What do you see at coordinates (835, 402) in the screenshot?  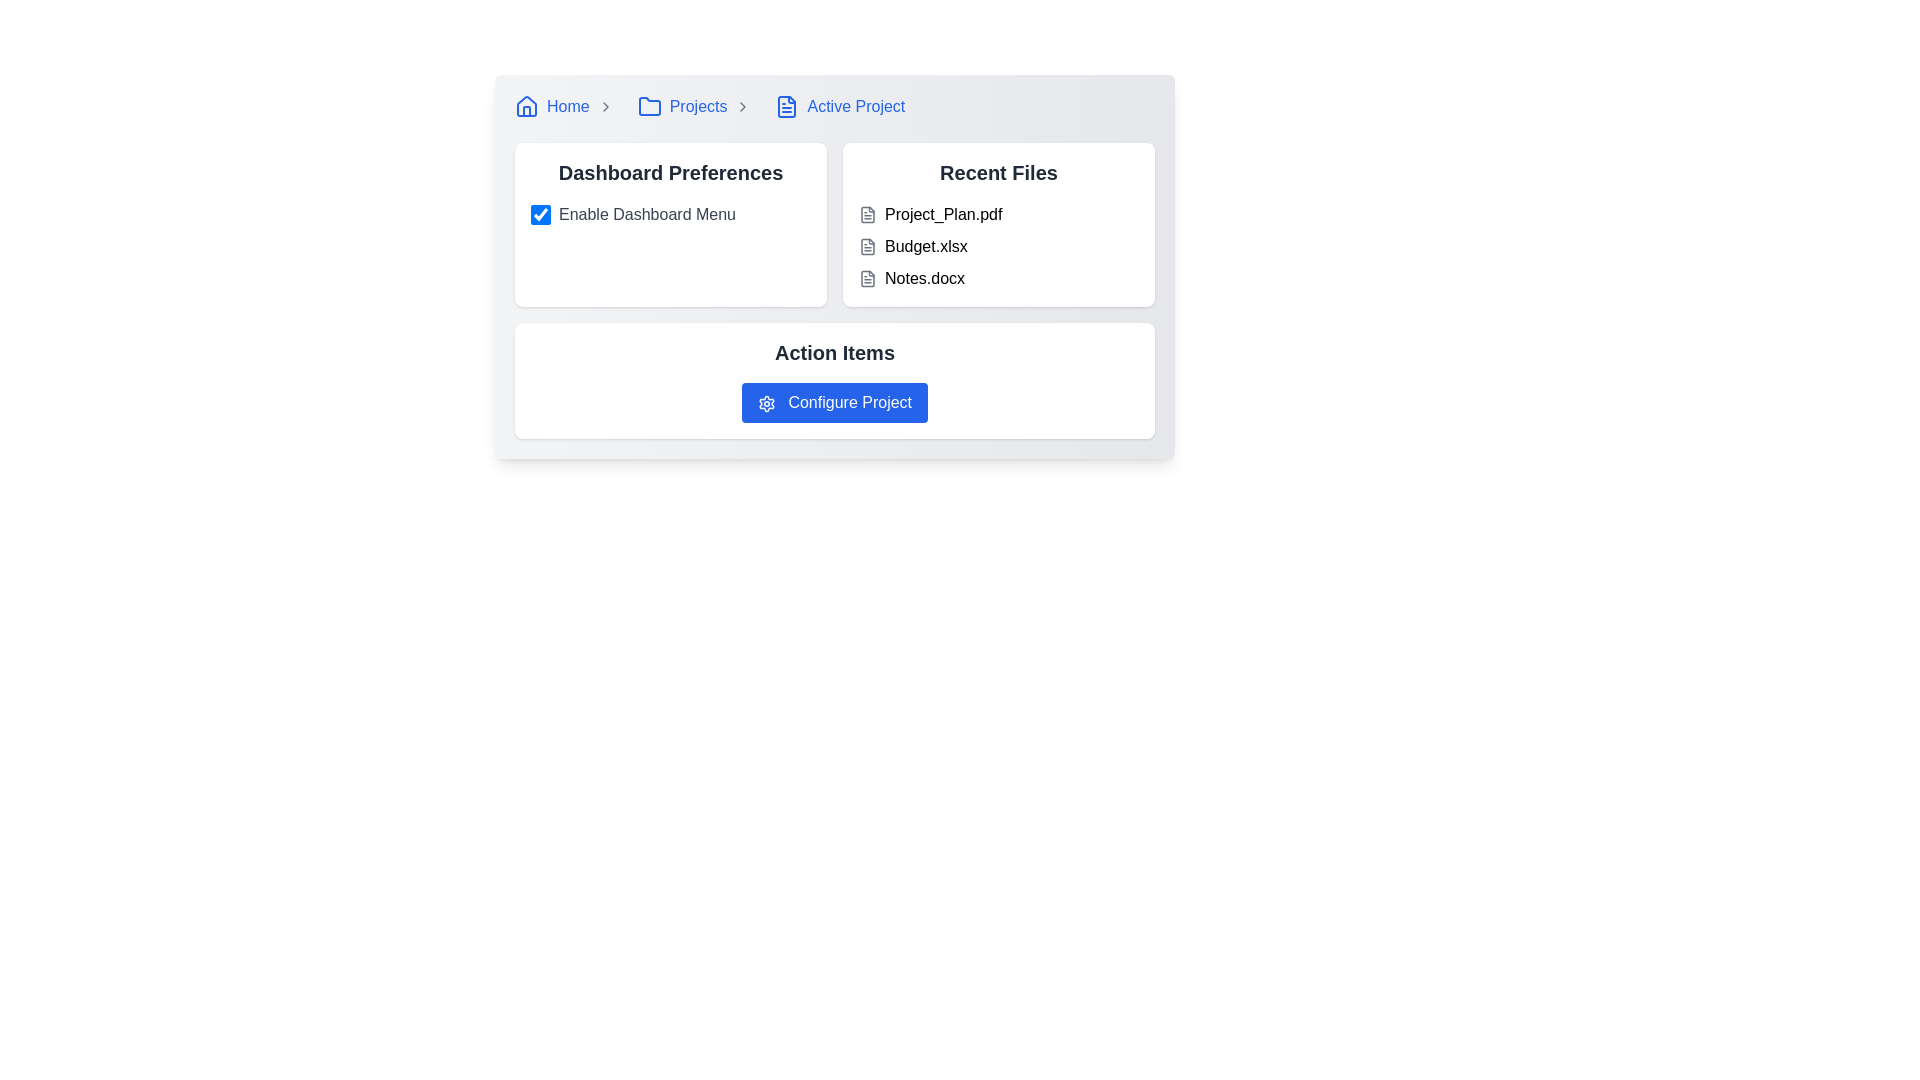 I see `the rectangular blue button labeled 'Configure Project'` at bounding box center [835, 402].